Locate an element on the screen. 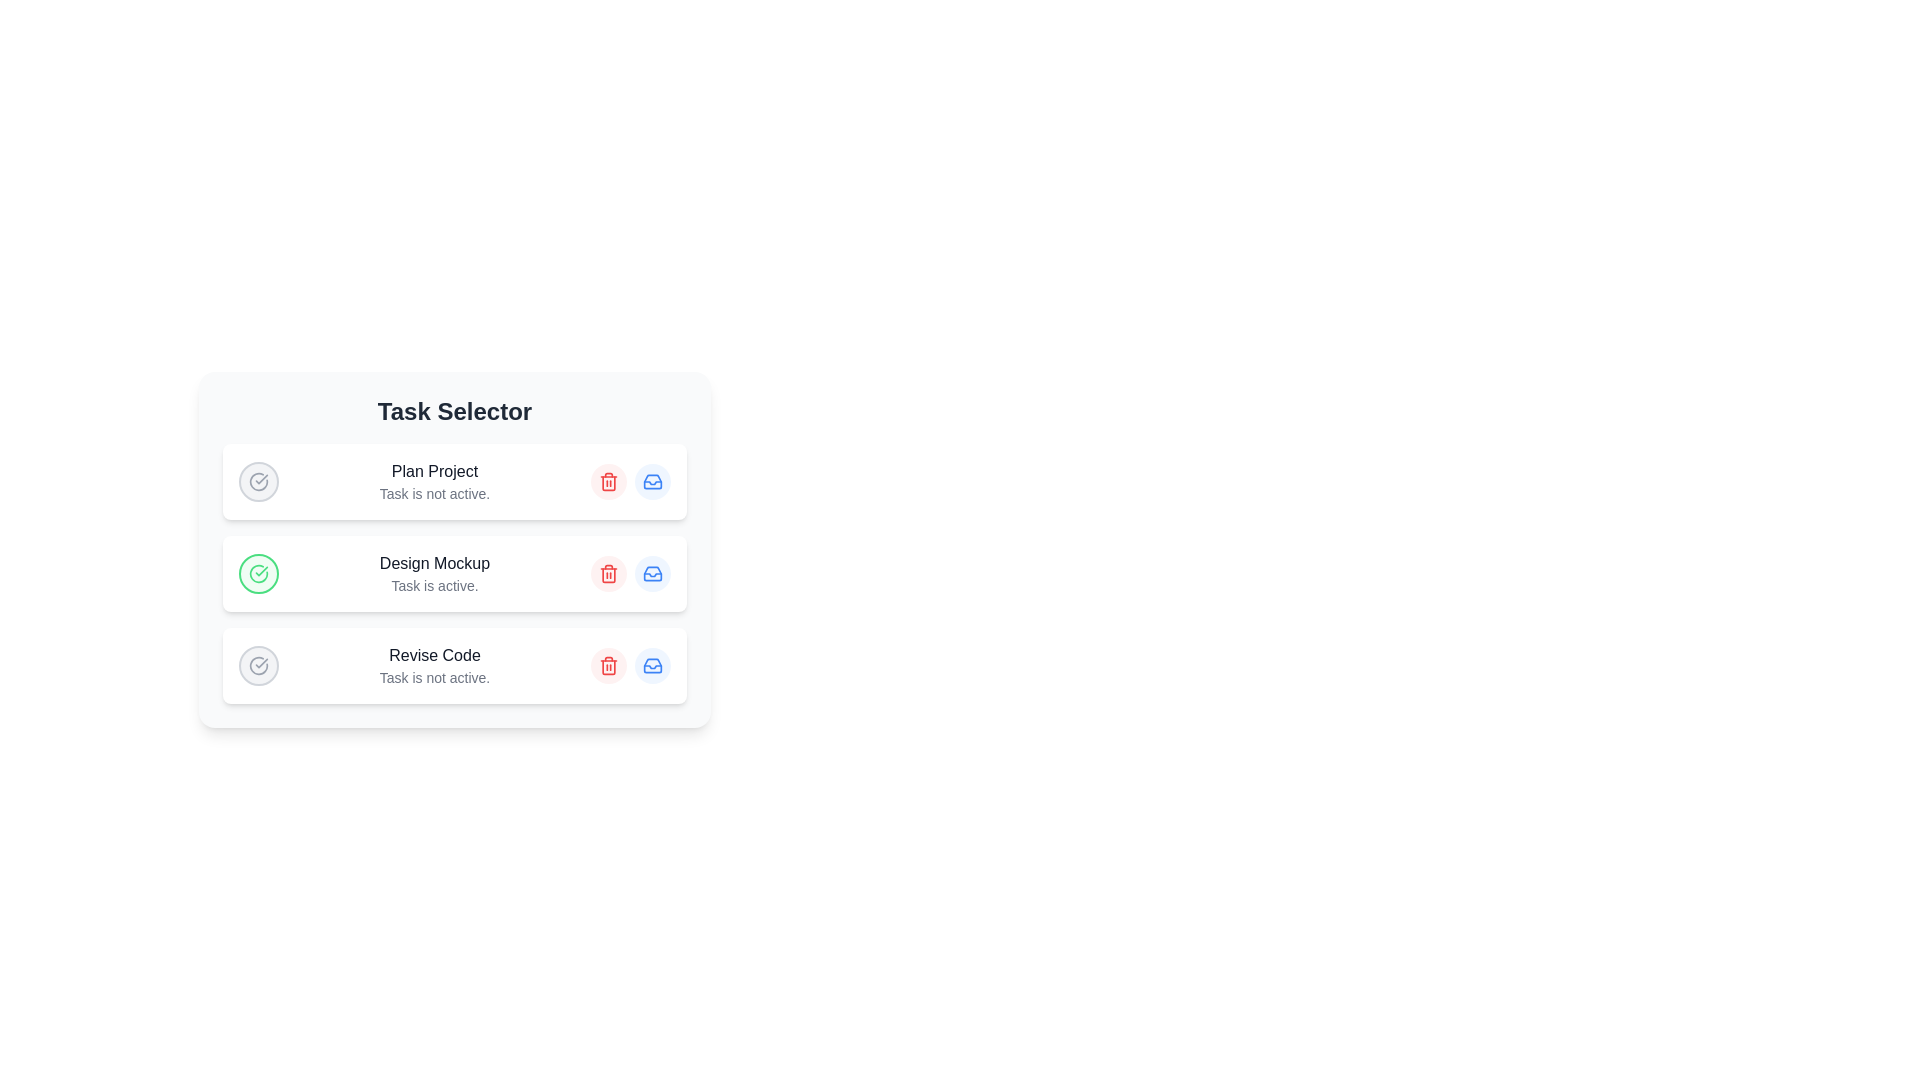 The height and width of the screenshot is (1080, 1920). the red circular button with a trash bin icon, located to the right of the 'Plan Project' list item in the 'Task Selector' interface, to observe any tooltip or hover effect is located at coordinates (608, 482).